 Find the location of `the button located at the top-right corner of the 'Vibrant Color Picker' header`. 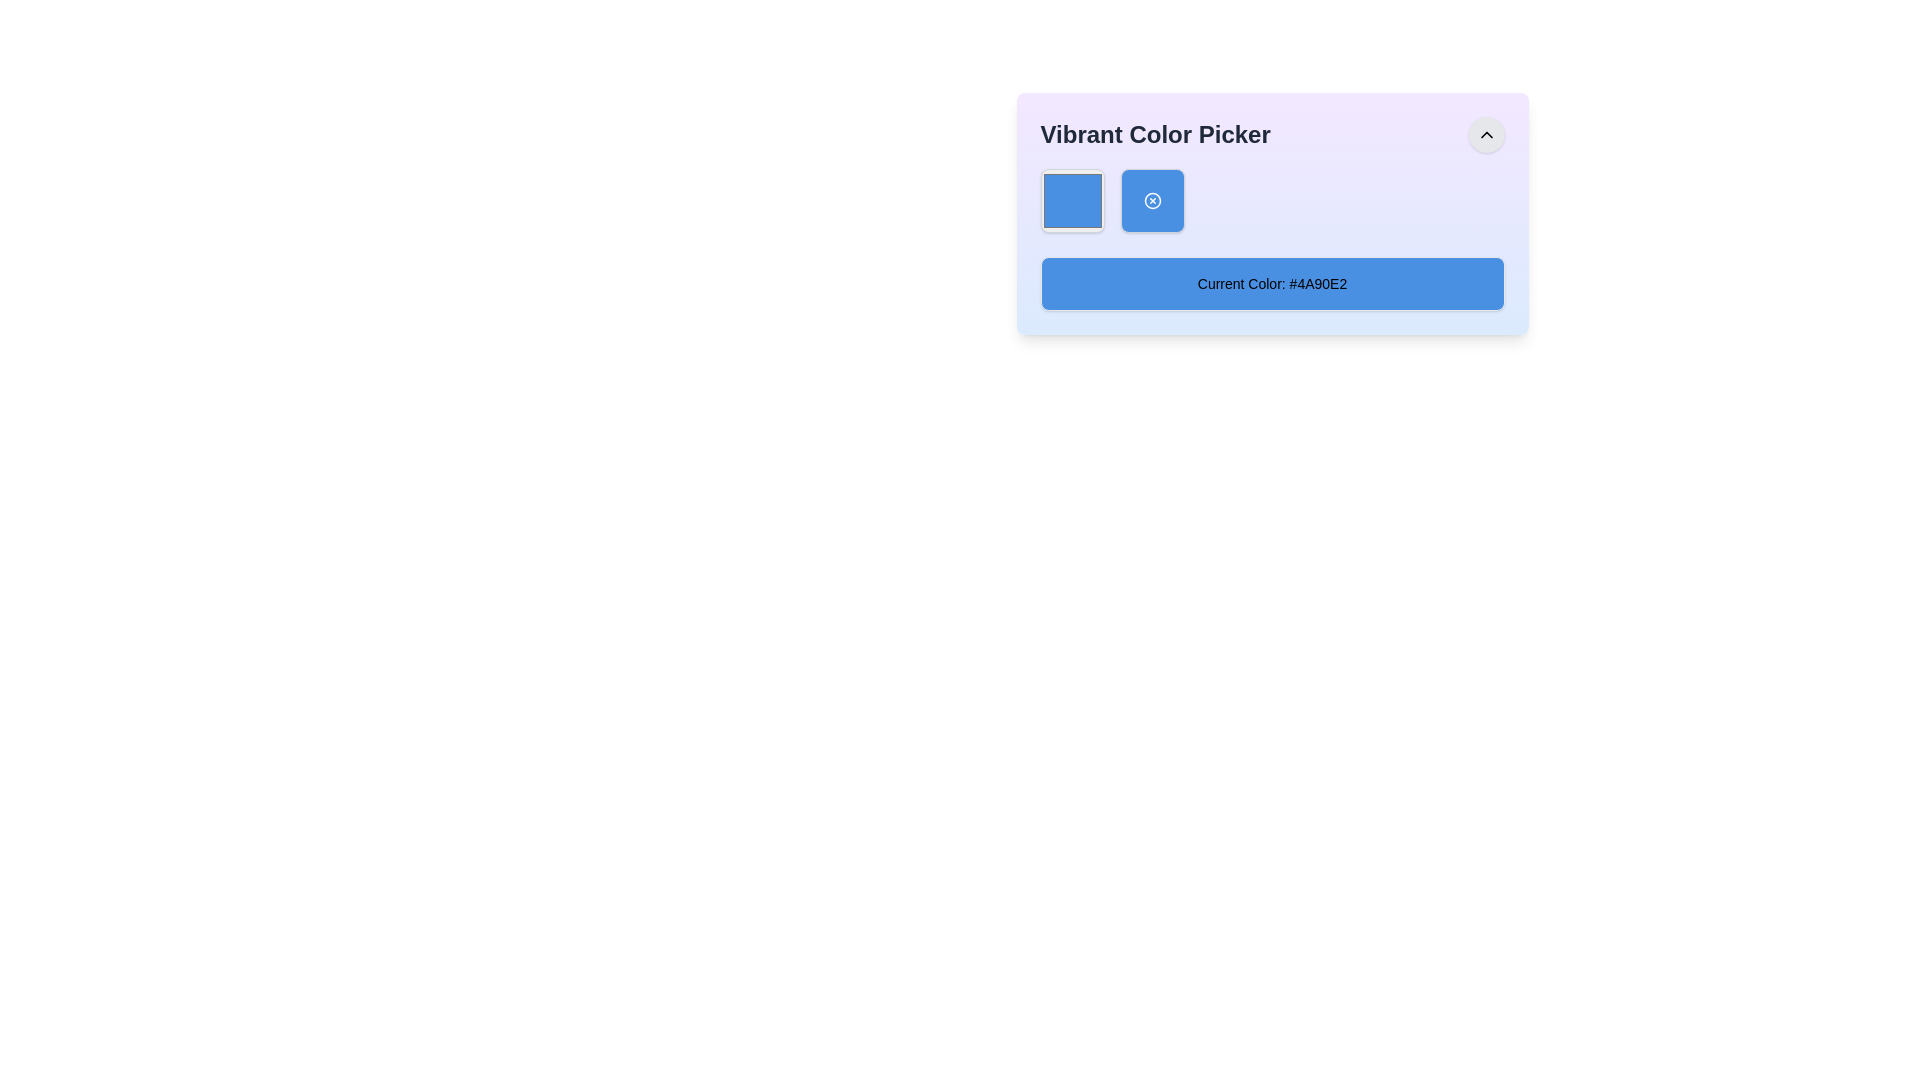

the button located at the top-right corner of the 'Vibrant Color Picker' header is located at coordinates (1486, 135).